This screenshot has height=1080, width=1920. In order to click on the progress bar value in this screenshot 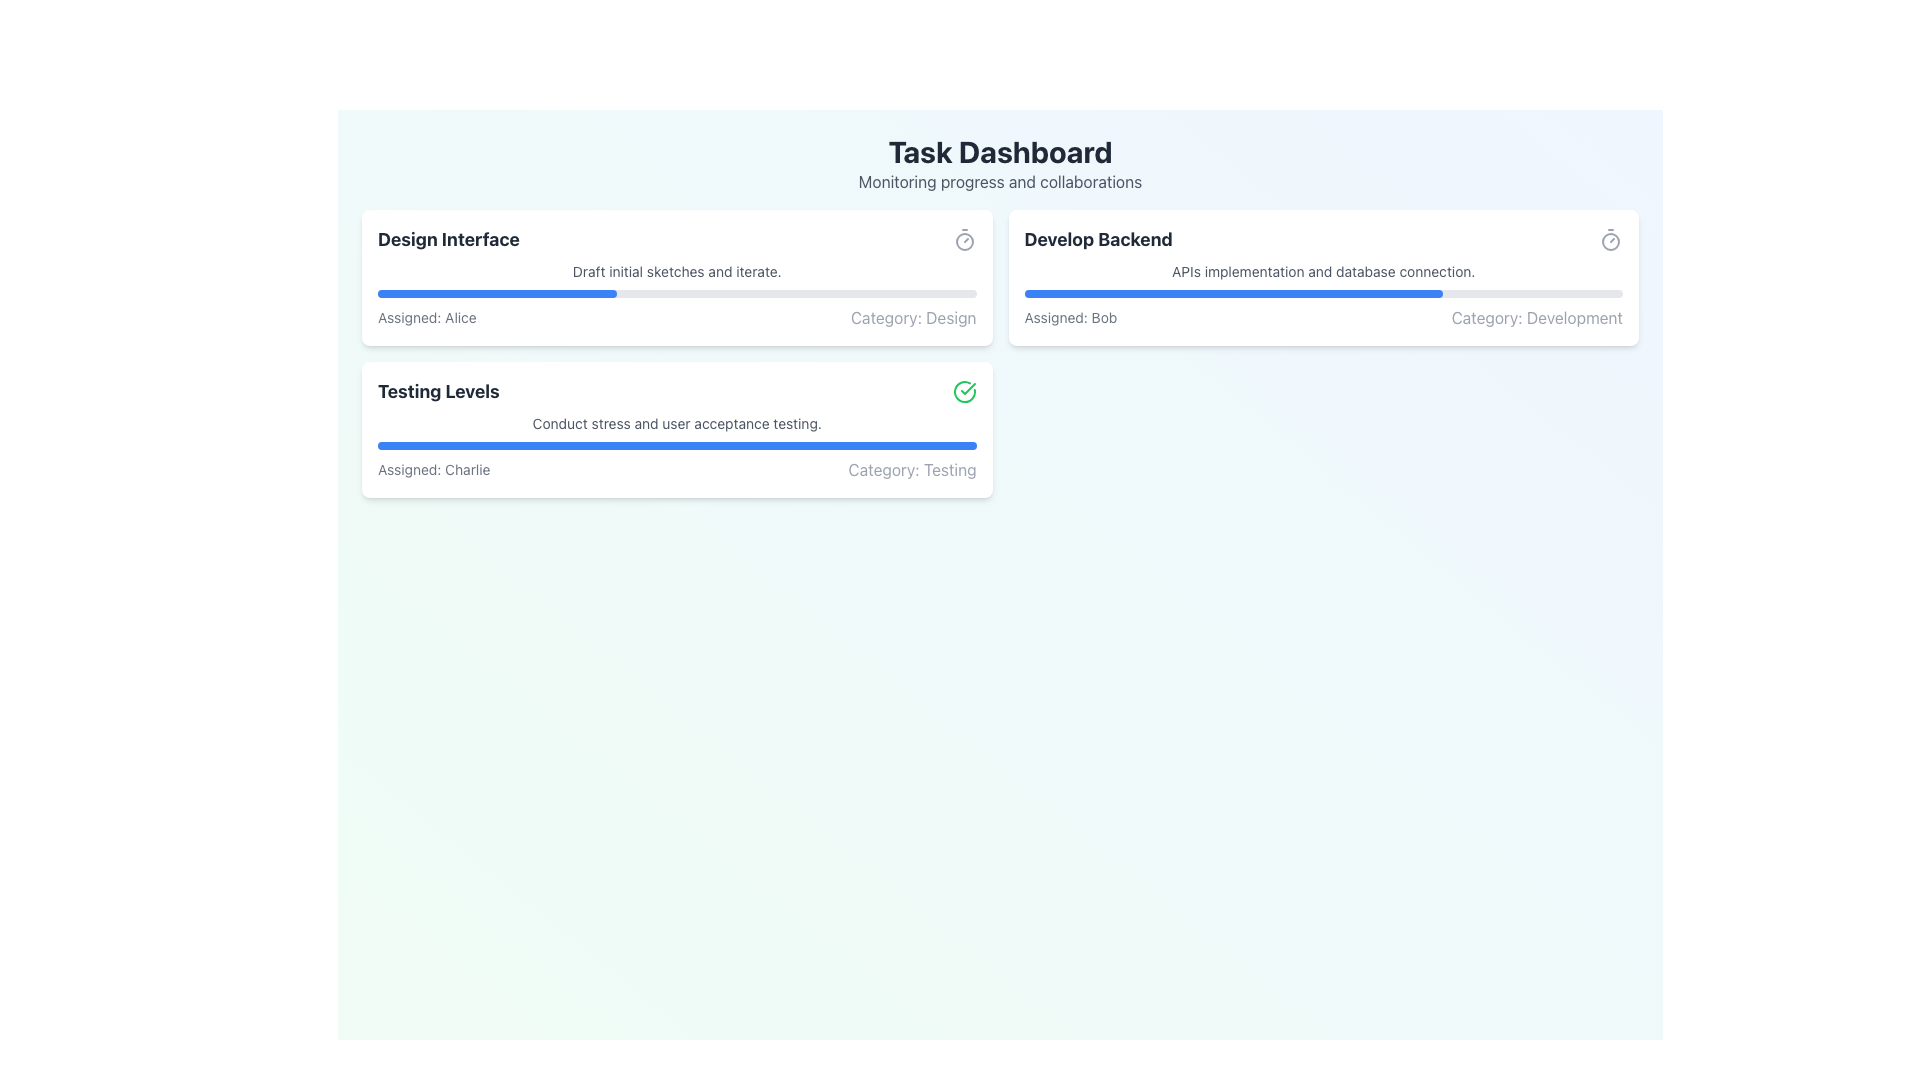, I will do `click(1300, 293)`.